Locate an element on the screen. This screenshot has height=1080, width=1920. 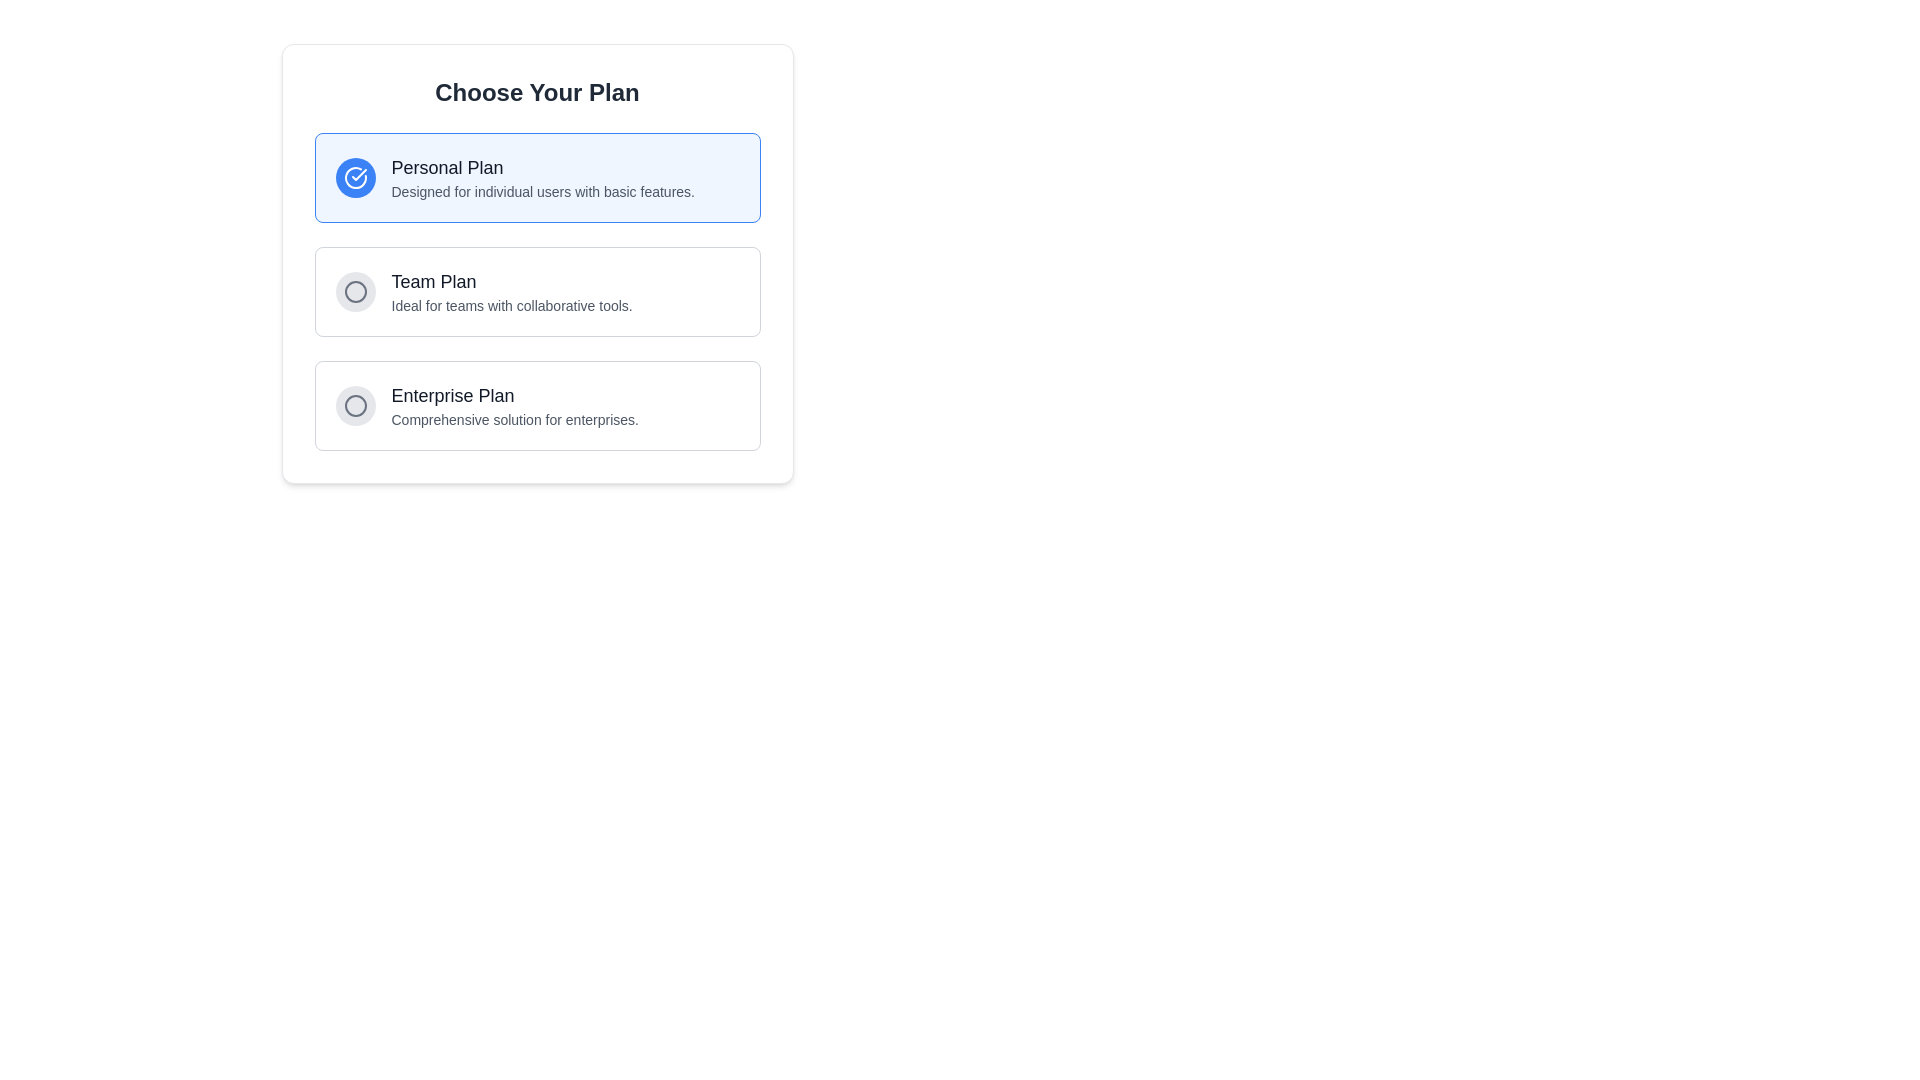
the gray circular SVG icon located to the left of the 'Enterprise Plan' text is located at coordinates (355, 405).